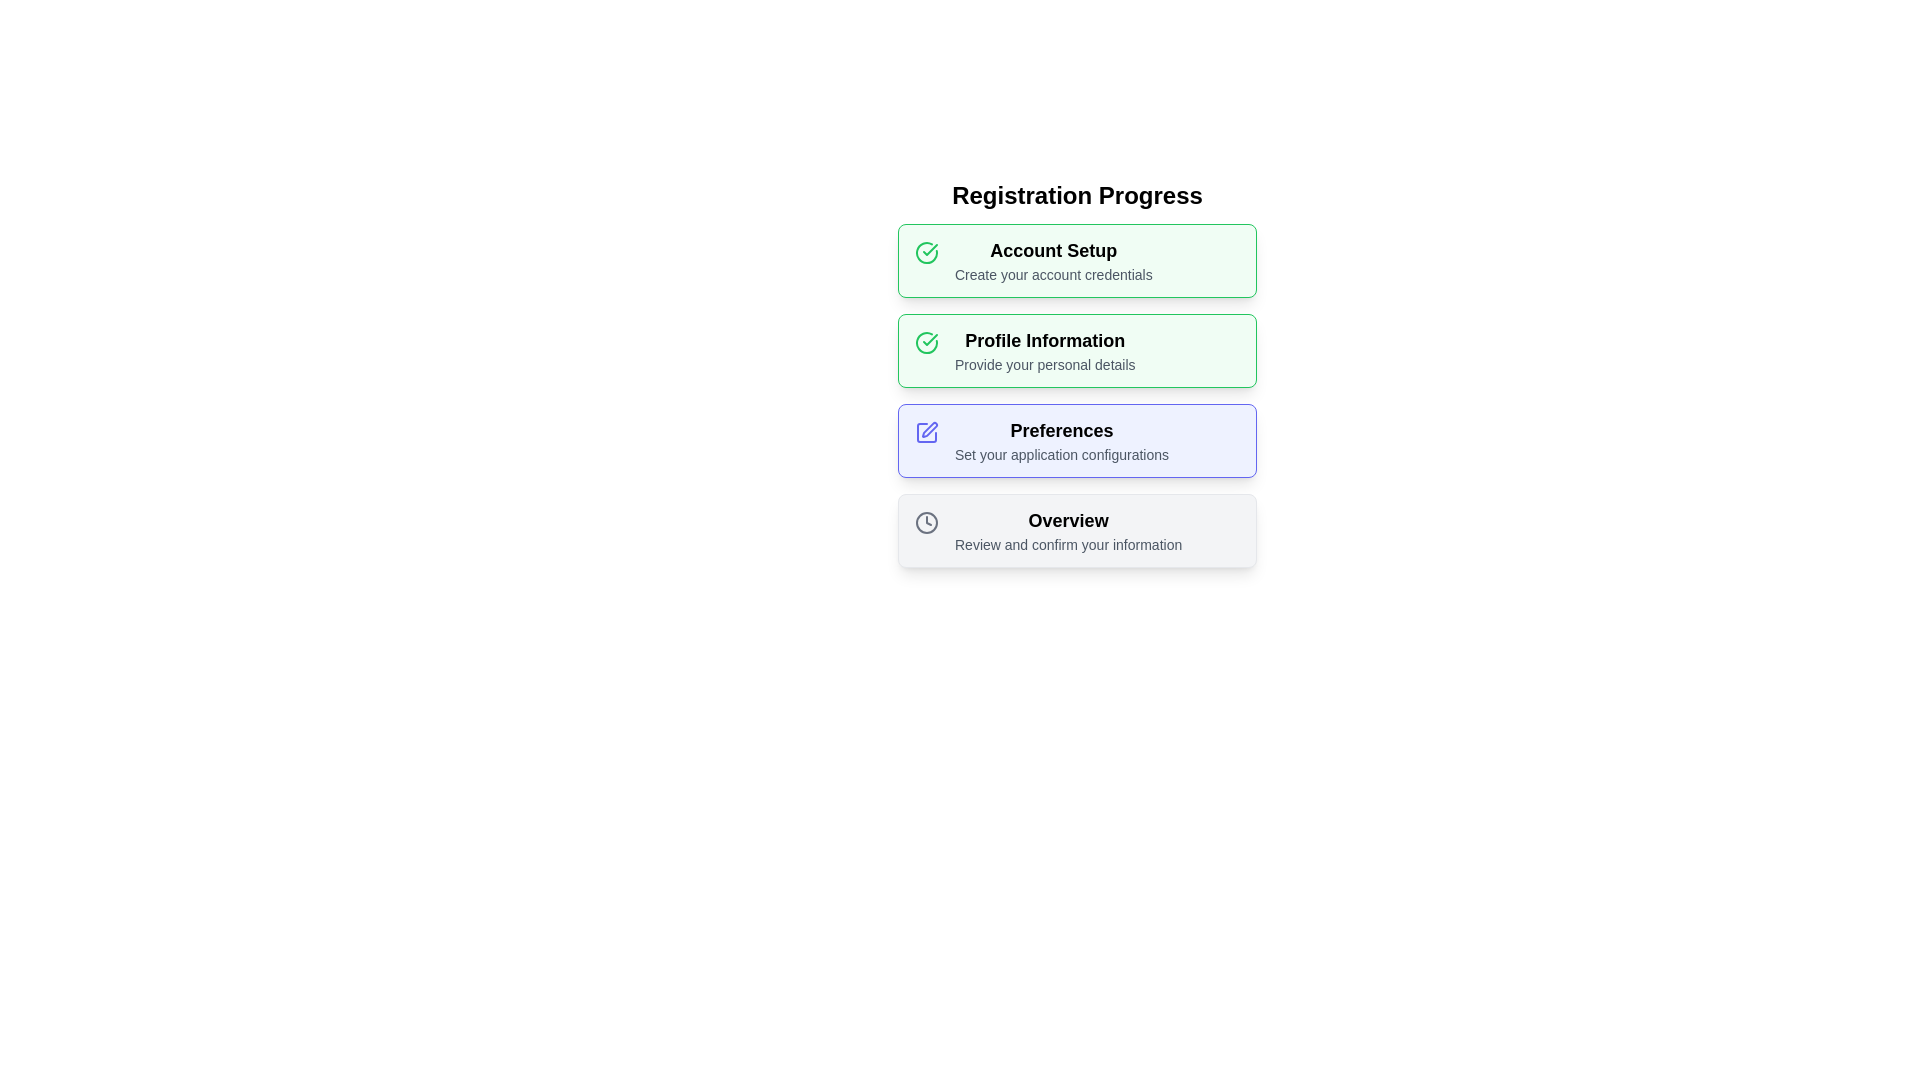 The image size is (1920, 1080). What do you see at coordinates (1076, 396) in the screenshot?
I see `the third informational box` at bounding box center [1076, 396].